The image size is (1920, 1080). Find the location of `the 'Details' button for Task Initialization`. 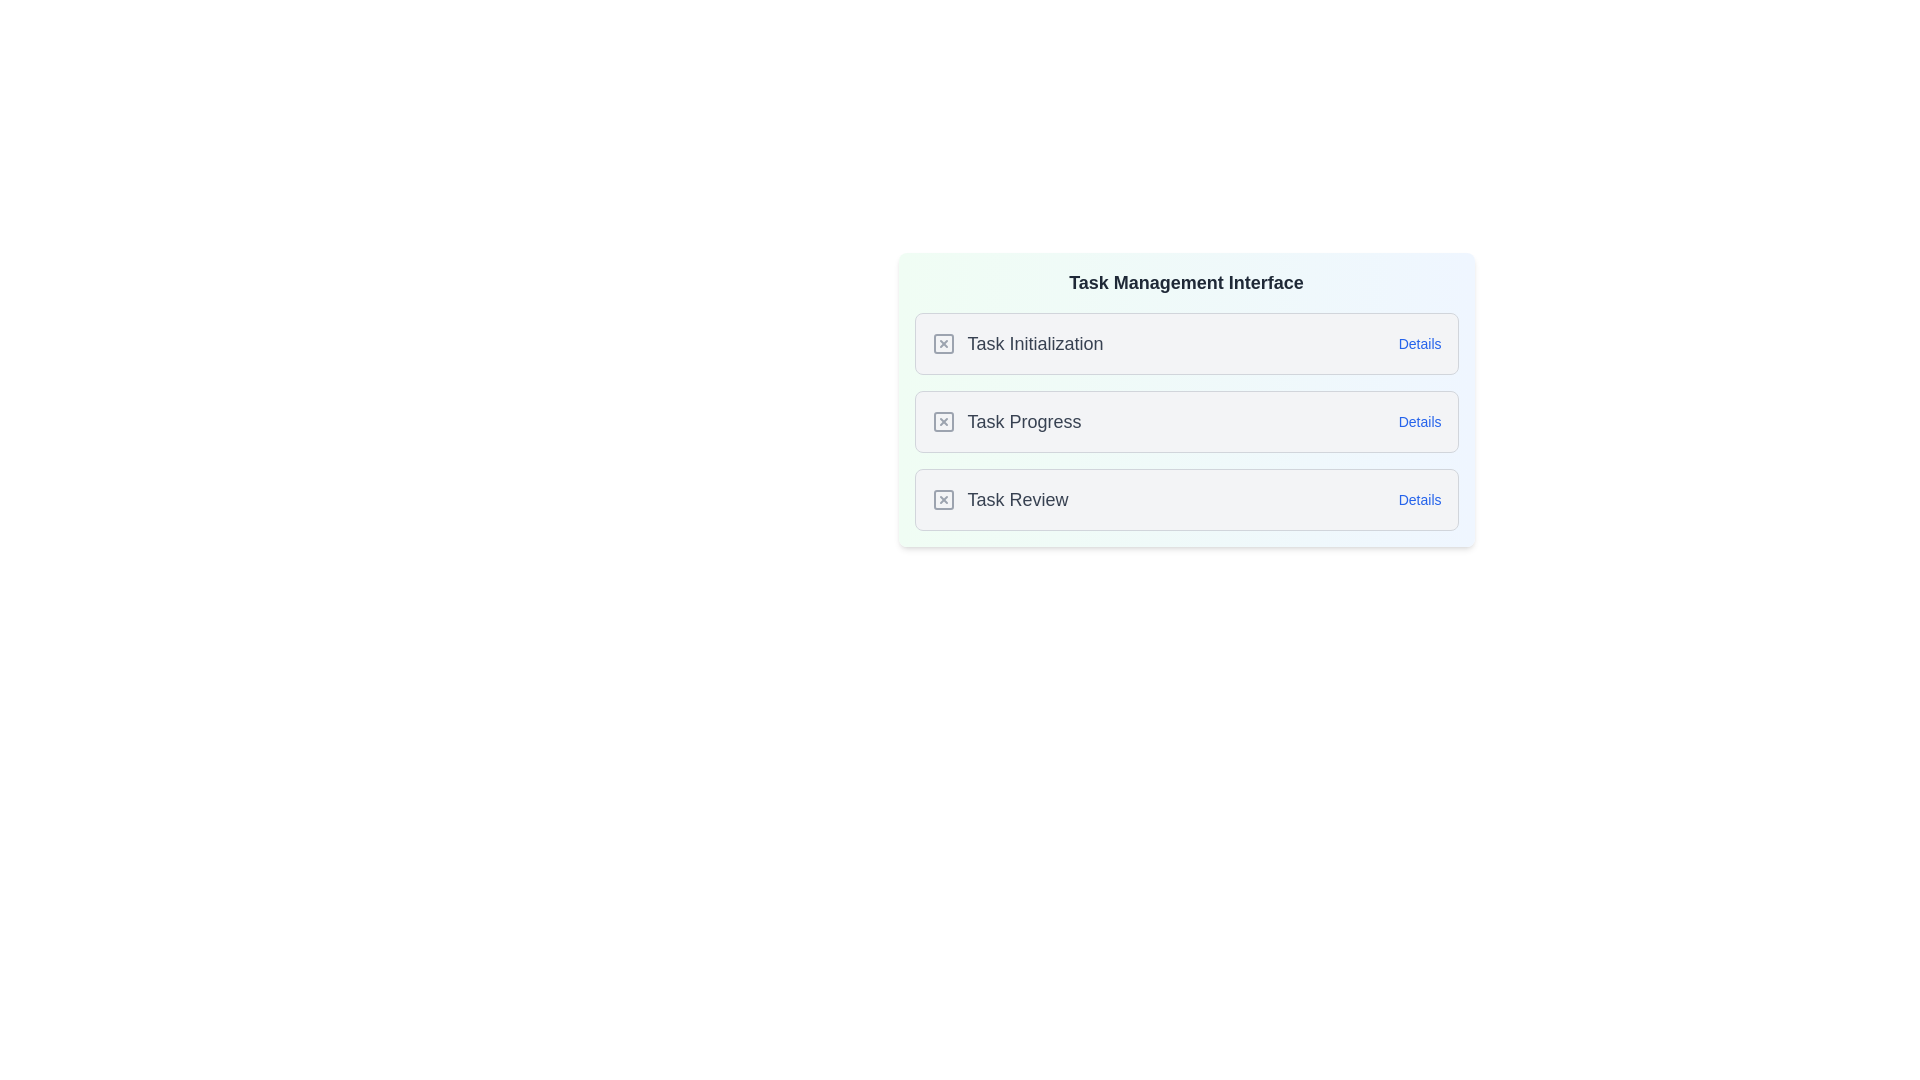

the 'Details' button for Task Initialization is located at coordinates (1419, 342).